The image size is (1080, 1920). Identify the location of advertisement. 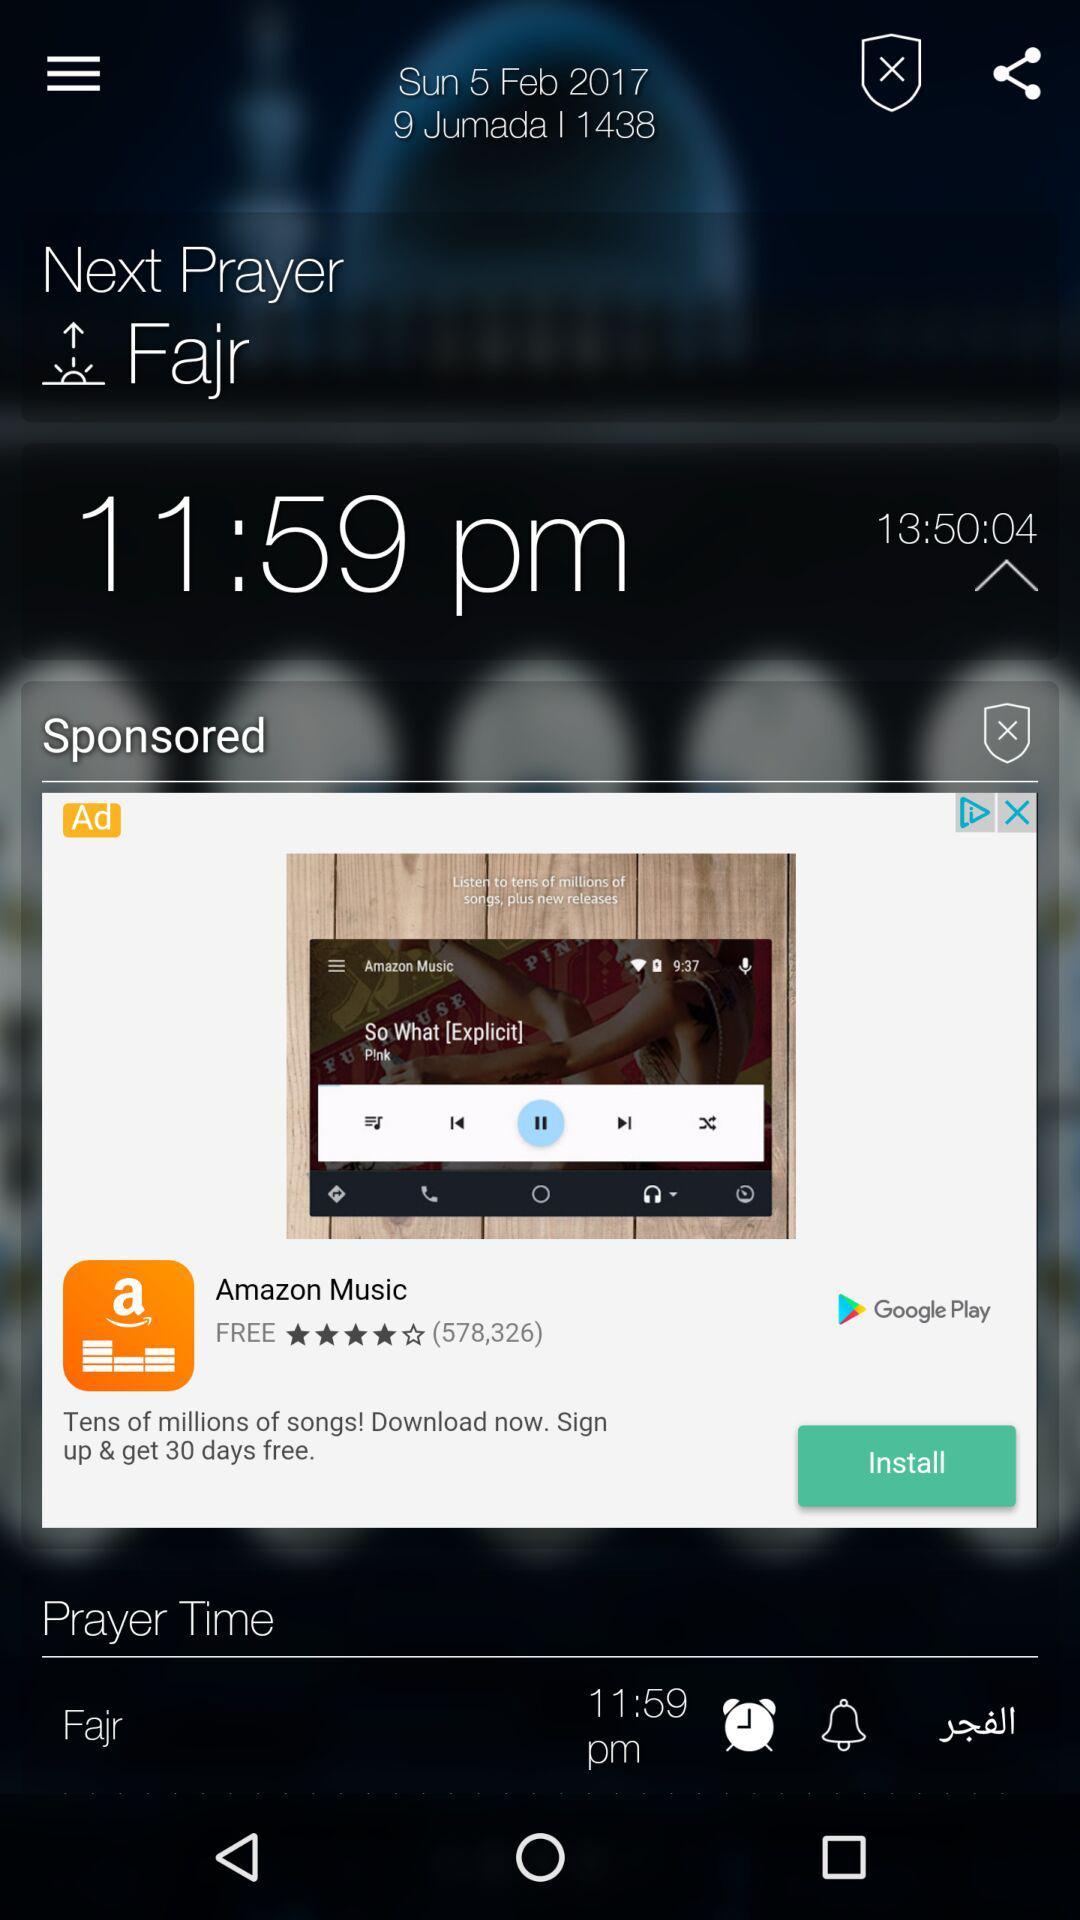
(540, 1160).